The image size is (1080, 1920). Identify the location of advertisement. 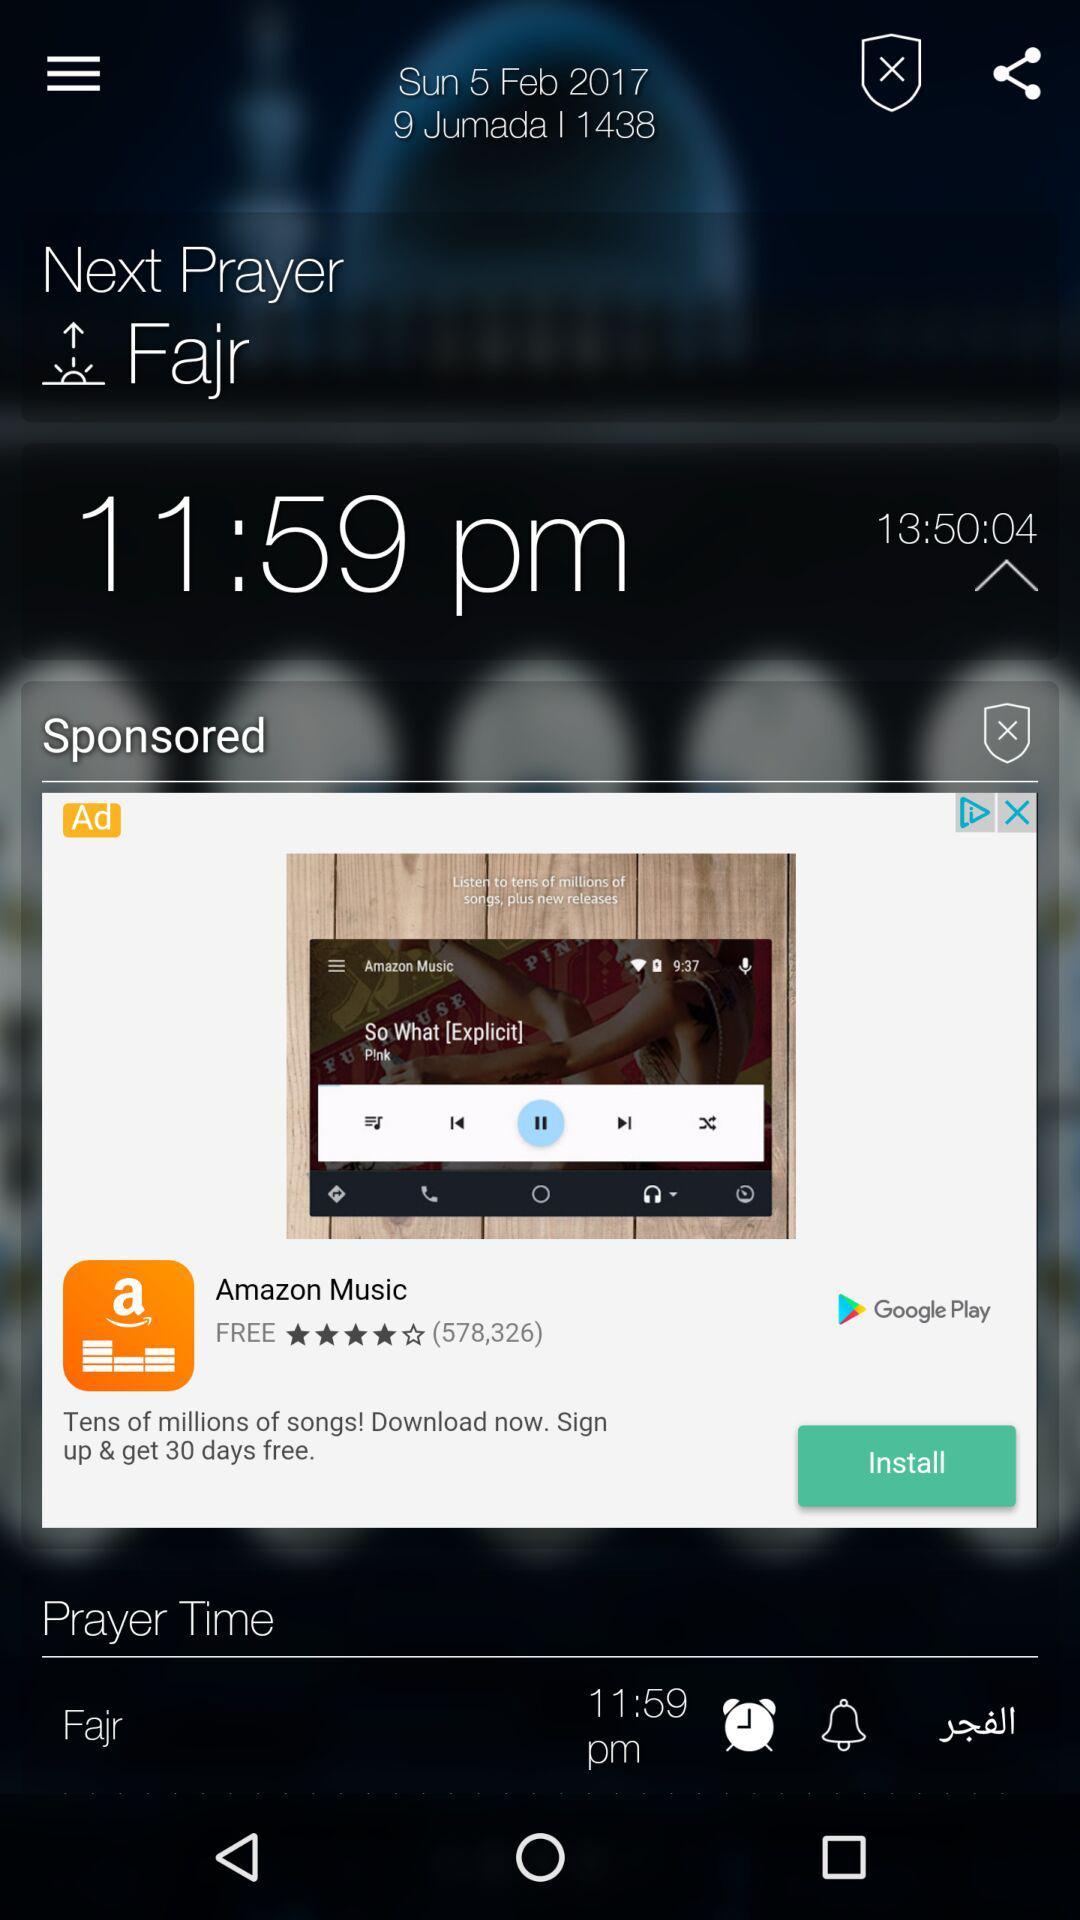
(540, 1160).